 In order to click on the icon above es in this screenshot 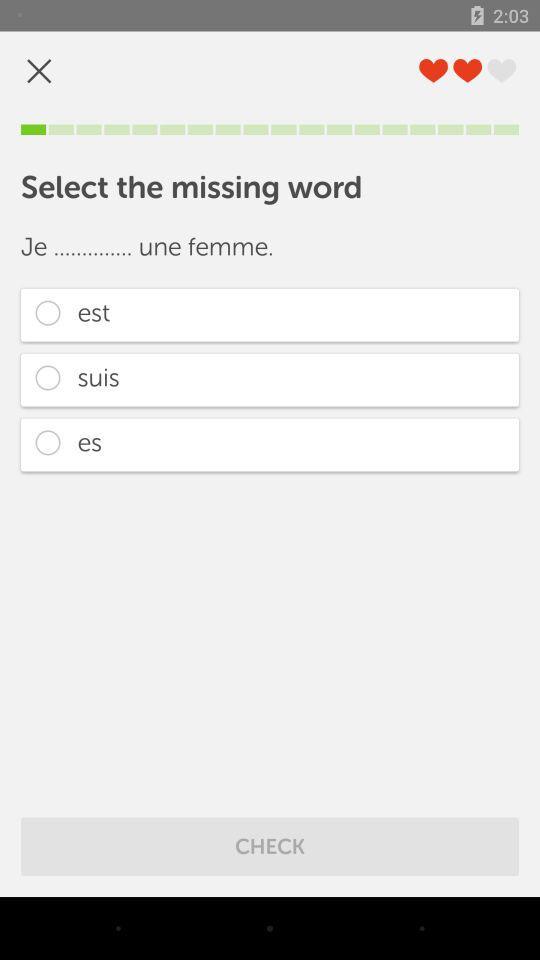, I will do `click(270, 379)`.